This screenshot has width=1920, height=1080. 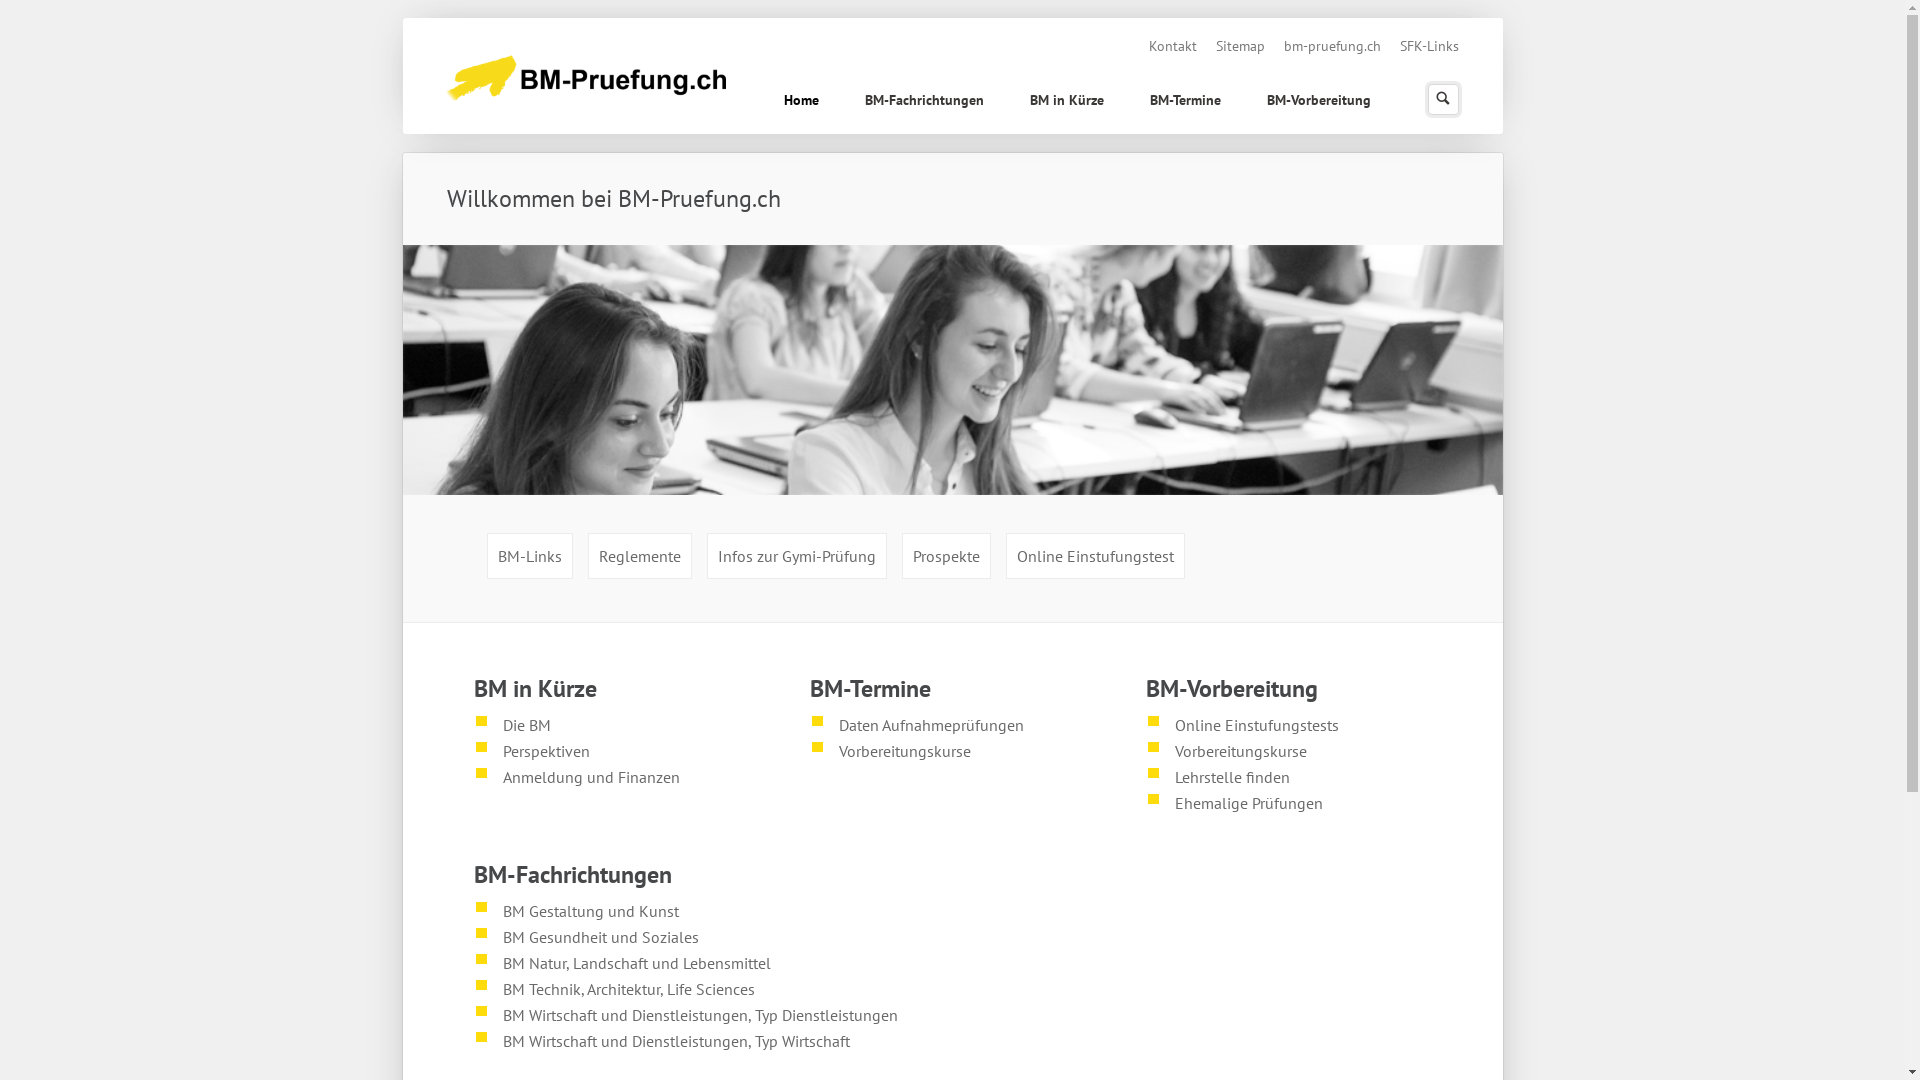 I want to click on 'Home', so click(x=801, y=102).